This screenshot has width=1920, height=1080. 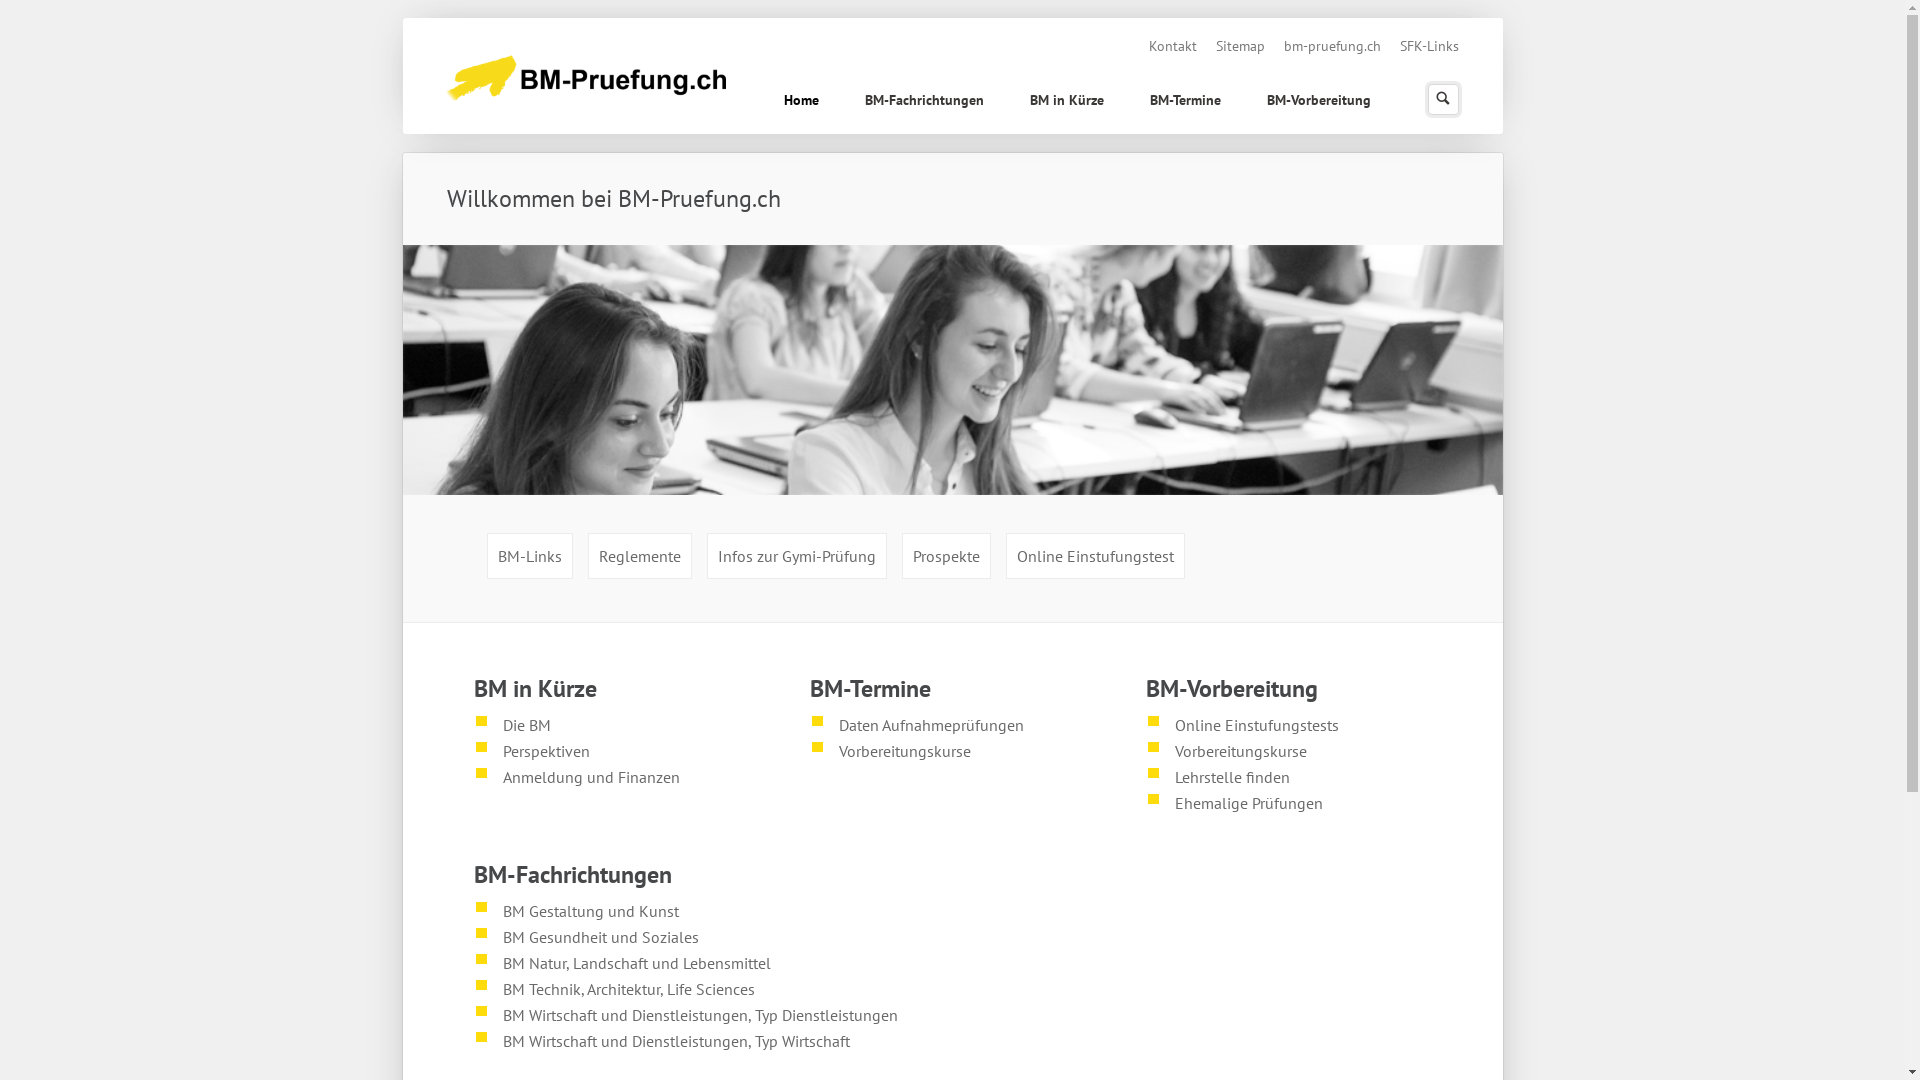 I want to click on 'Home', so click(x=801, y=102).